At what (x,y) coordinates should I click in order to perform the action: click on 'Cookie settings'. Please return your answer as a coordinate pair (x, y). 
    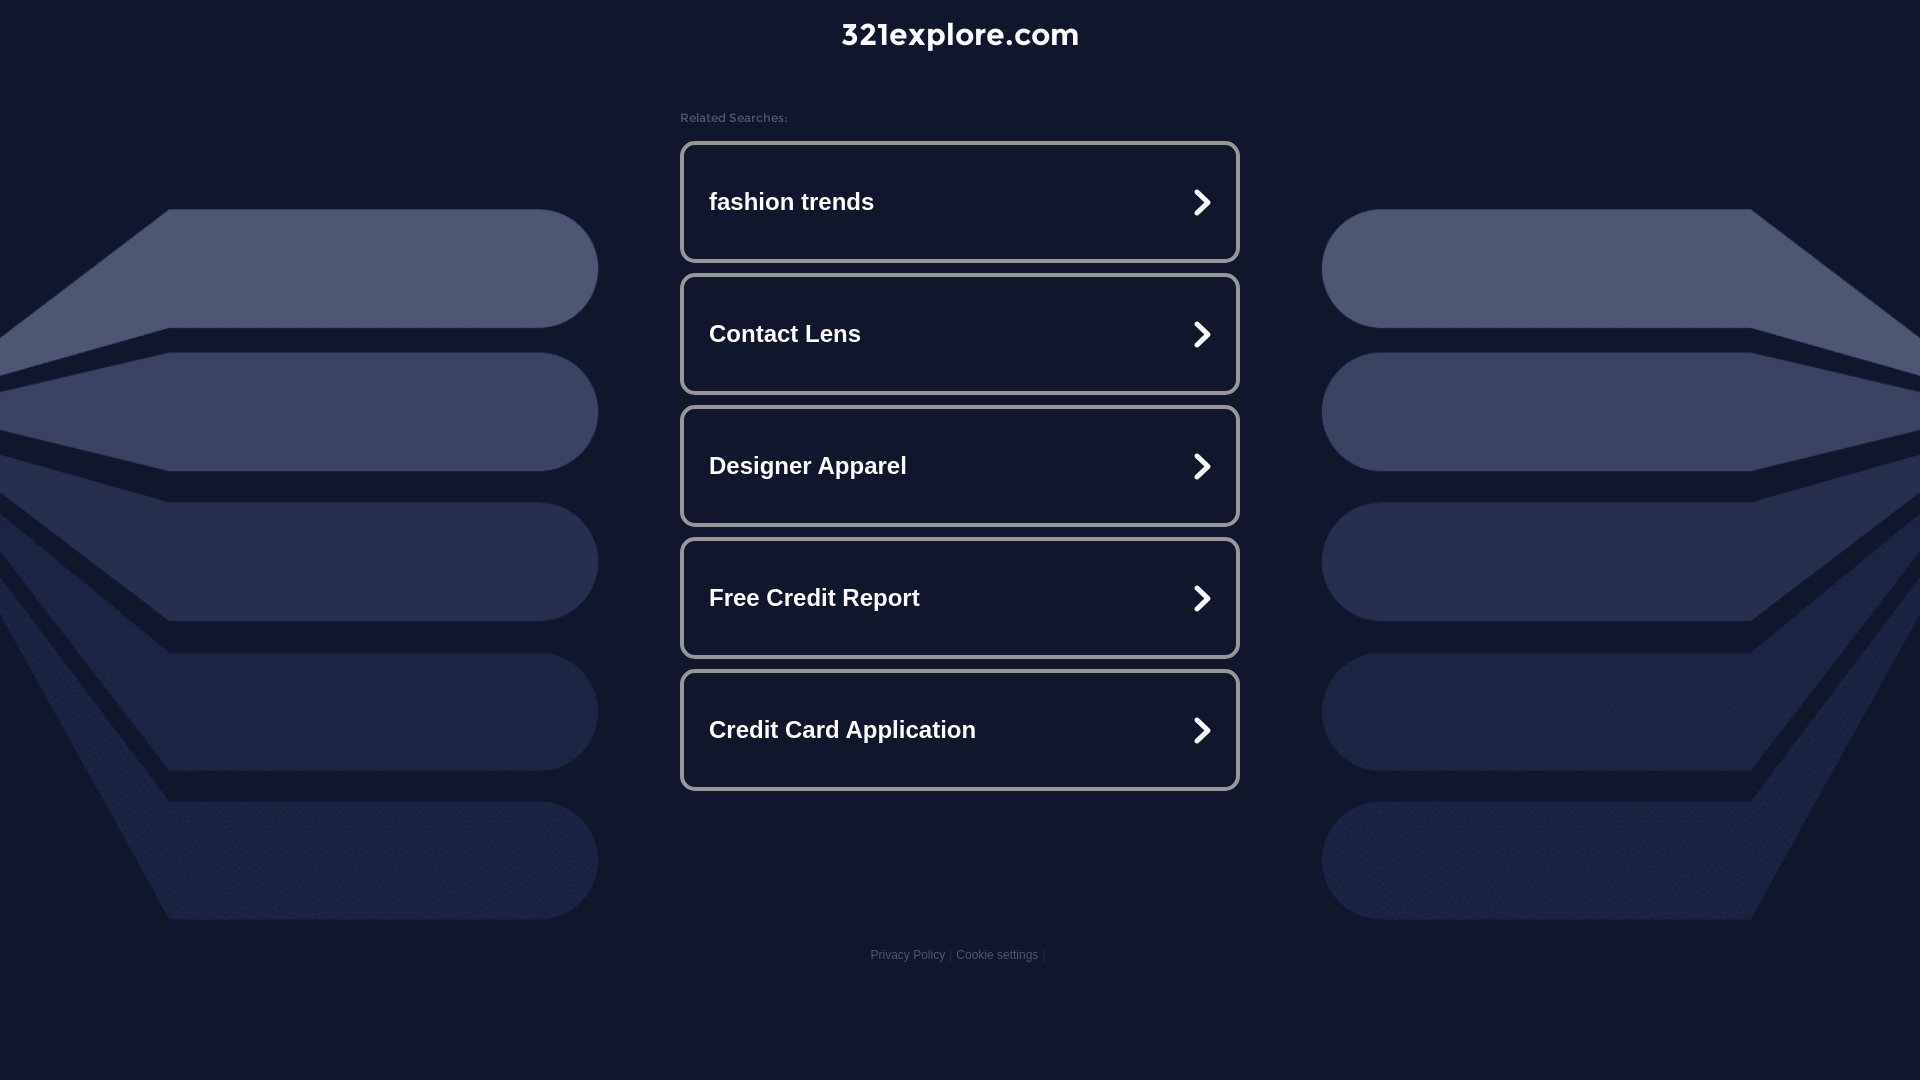
    Looking at the image, I should click on (997, 954).